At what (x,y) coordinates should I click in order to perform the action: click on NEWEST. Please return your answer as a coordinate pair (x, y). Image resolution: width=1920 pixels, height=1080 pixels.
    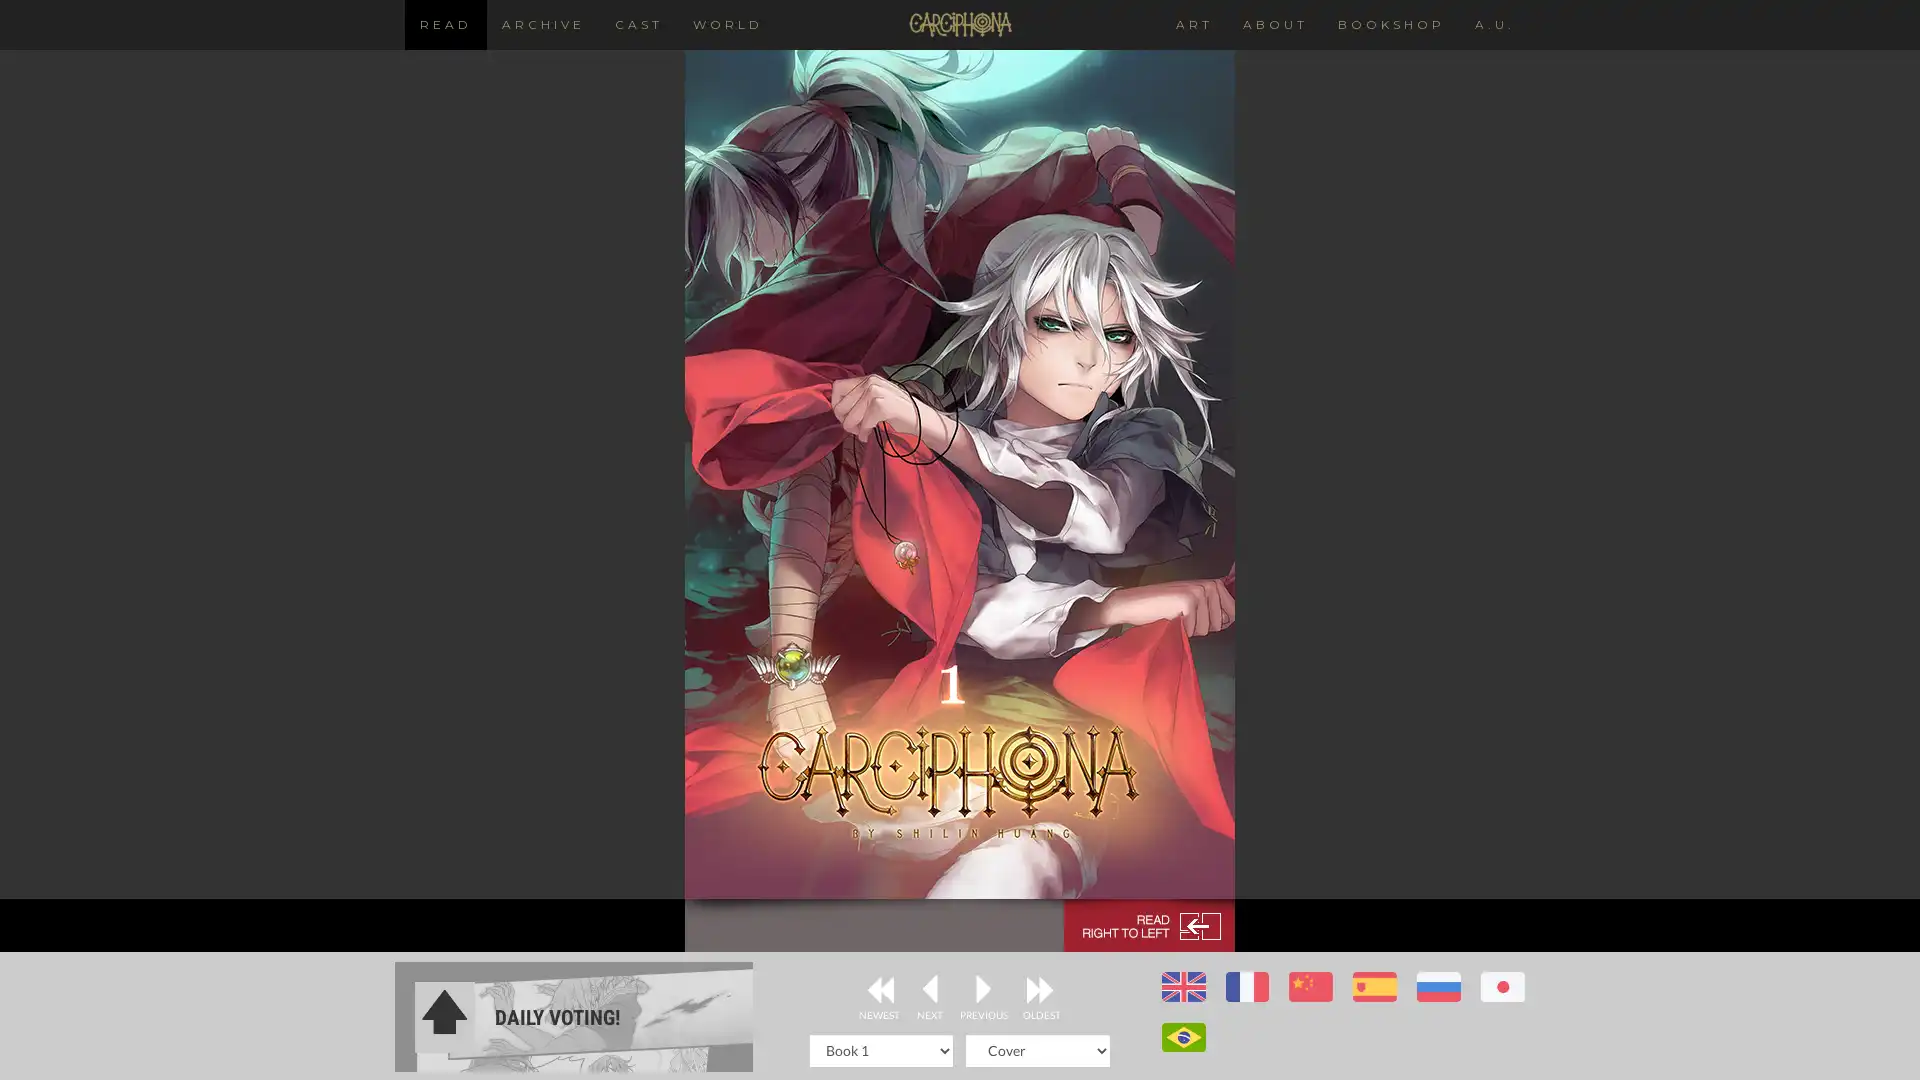
    Looking at the image, I should click on (878, 991).